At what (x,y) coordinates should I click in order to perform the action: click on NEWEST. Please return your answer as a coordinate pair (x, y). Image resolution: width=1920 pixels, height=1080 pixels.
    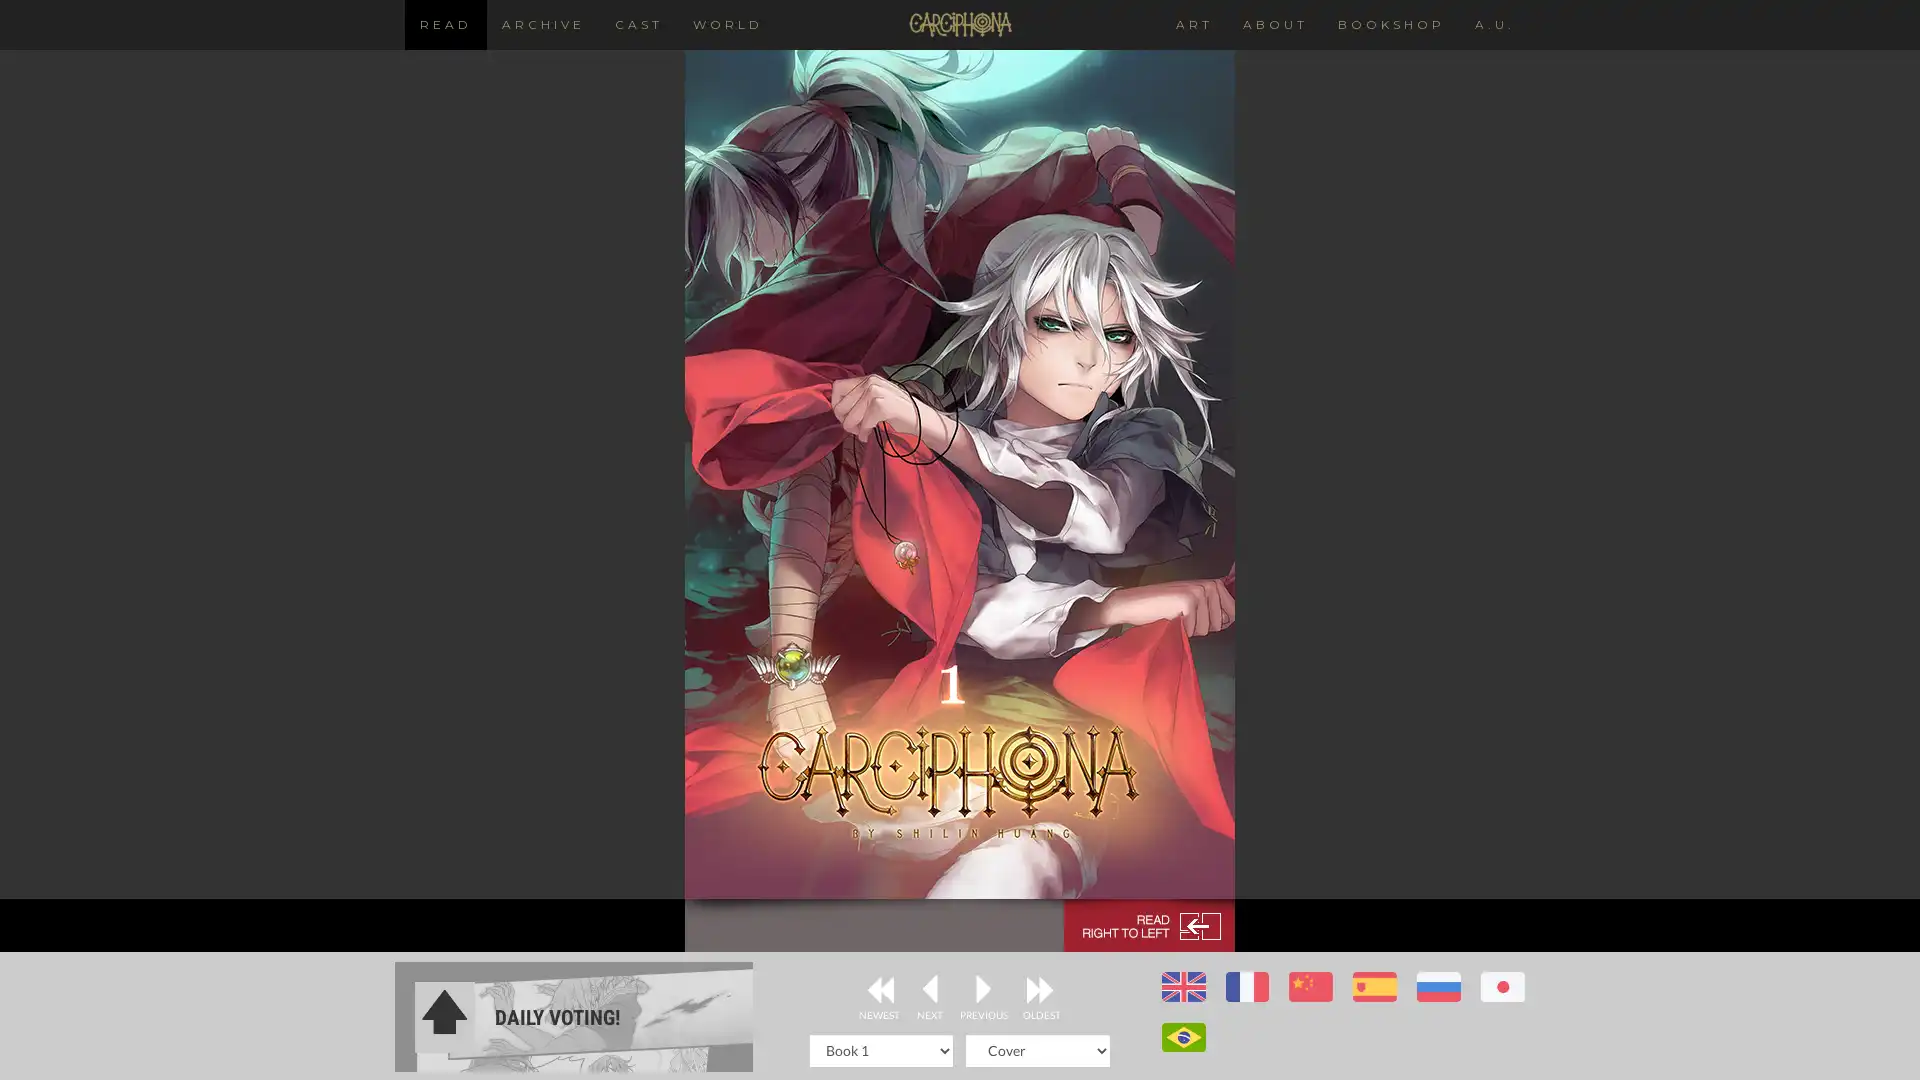
    Looking at the image, I should click on (878, 991).